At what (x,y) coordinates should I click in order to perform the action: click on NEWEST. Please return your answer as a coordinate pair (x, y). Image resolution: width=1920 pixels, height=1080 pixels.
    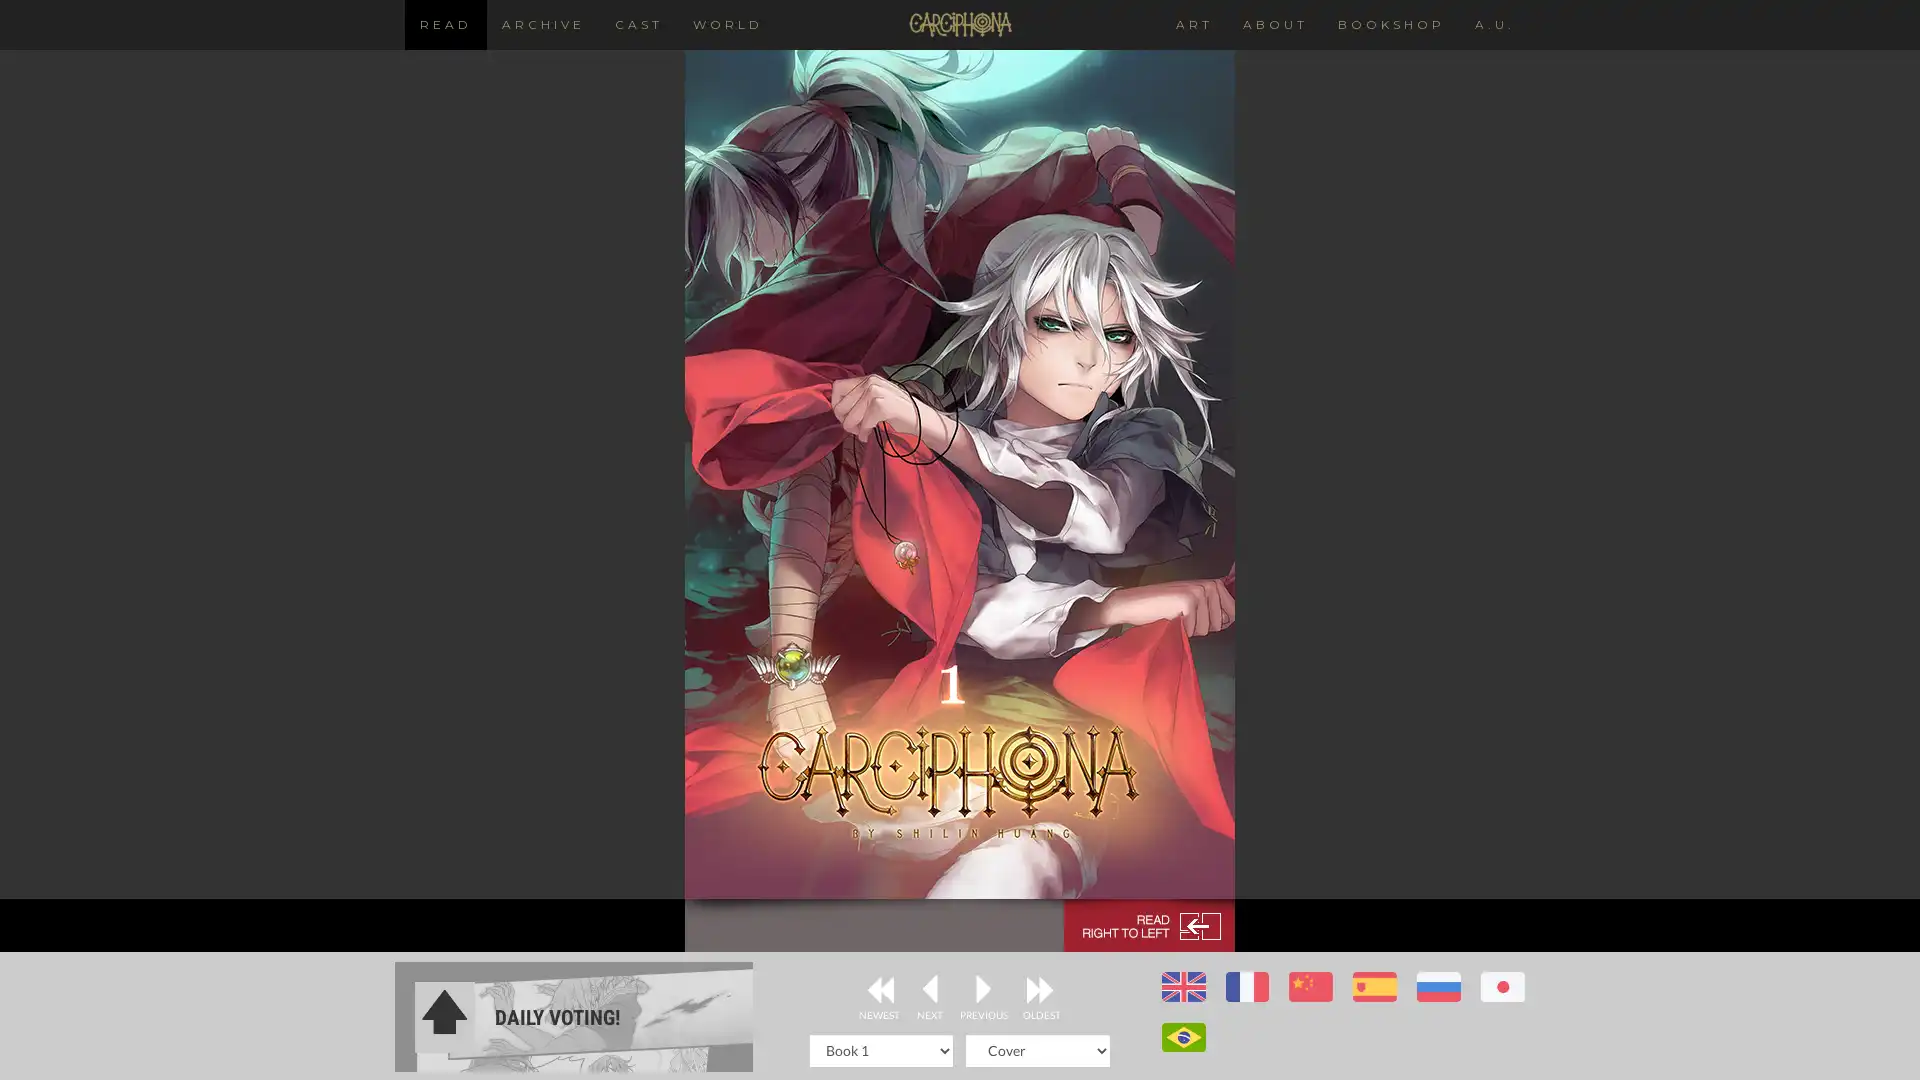
    Looking at the image, I should click on (878, 991).